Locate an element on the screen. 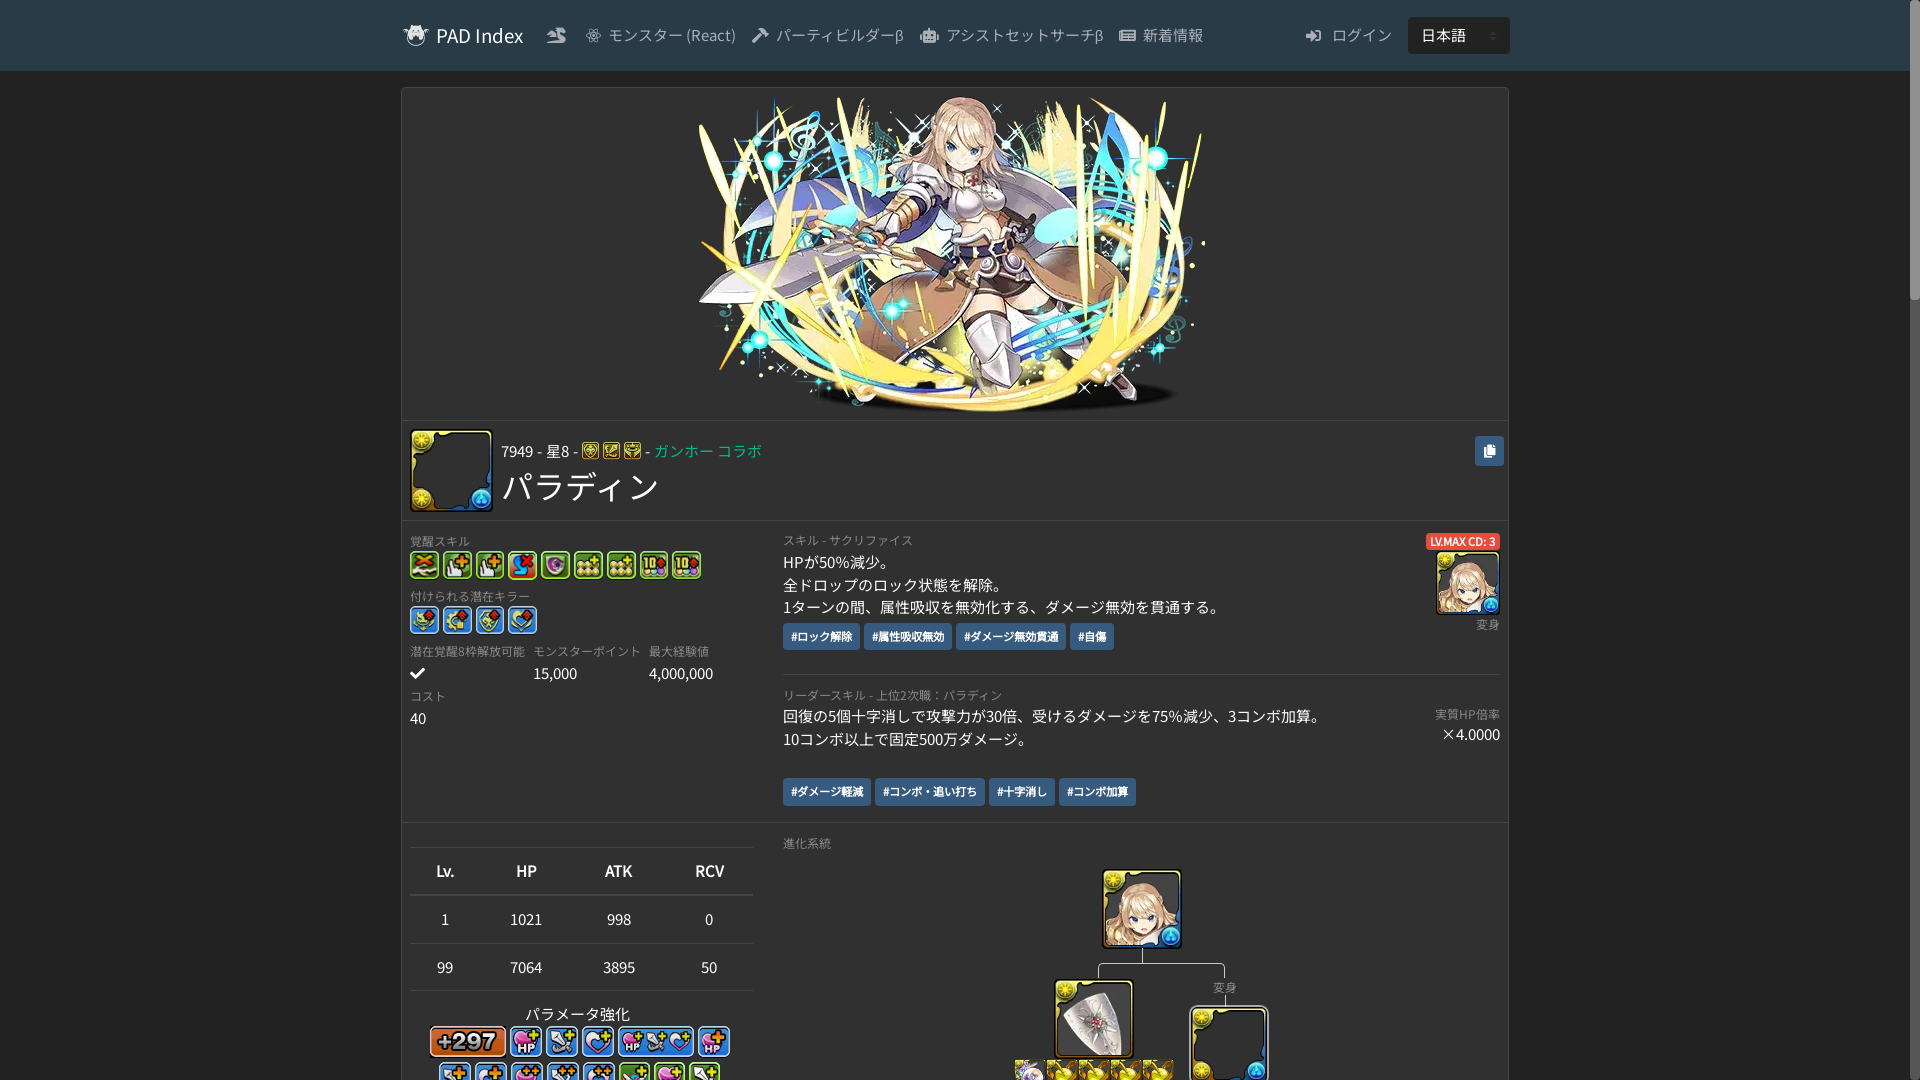 This screenshot has height=1080, width=1920. 'PAD Index' is located at coordinates (478, 35).